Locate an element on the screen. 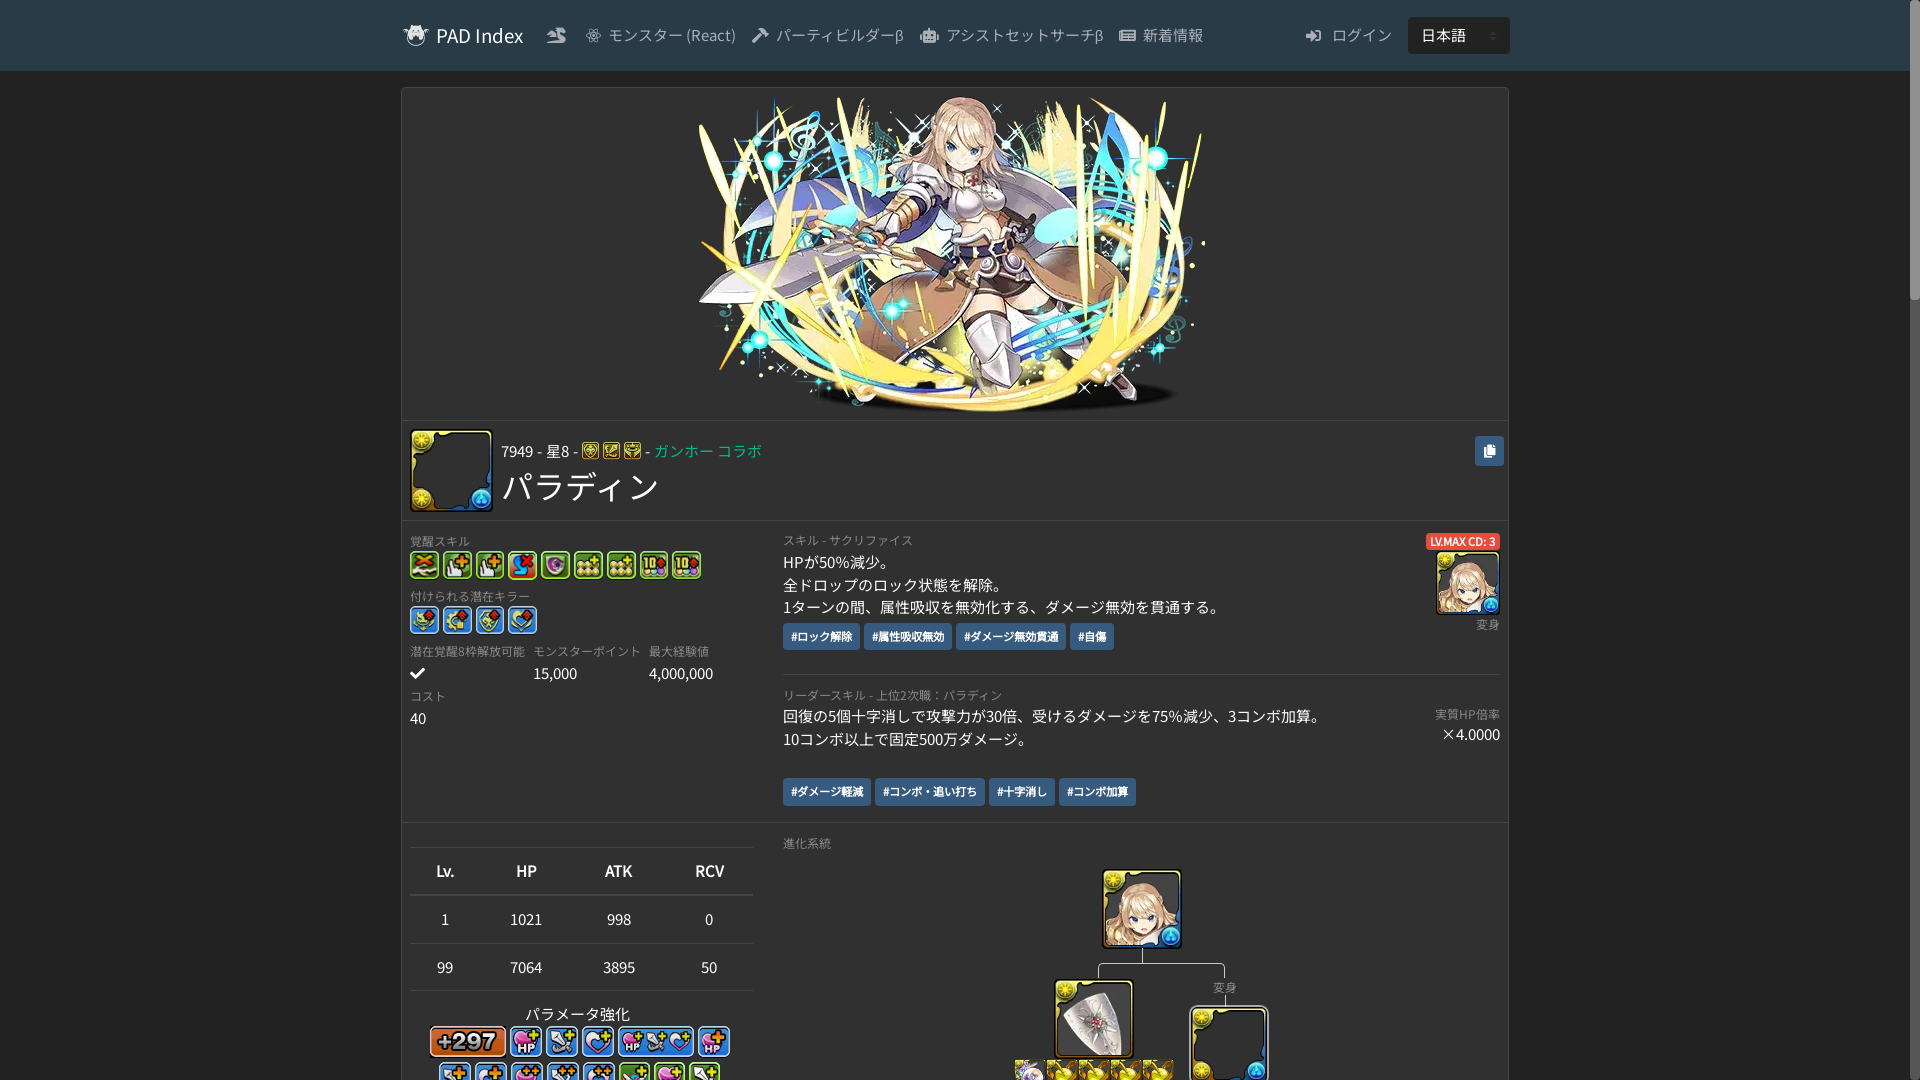 This screenshot has height=1080, width=1920. 'PAD Index' is located at coordinates (478, 35).